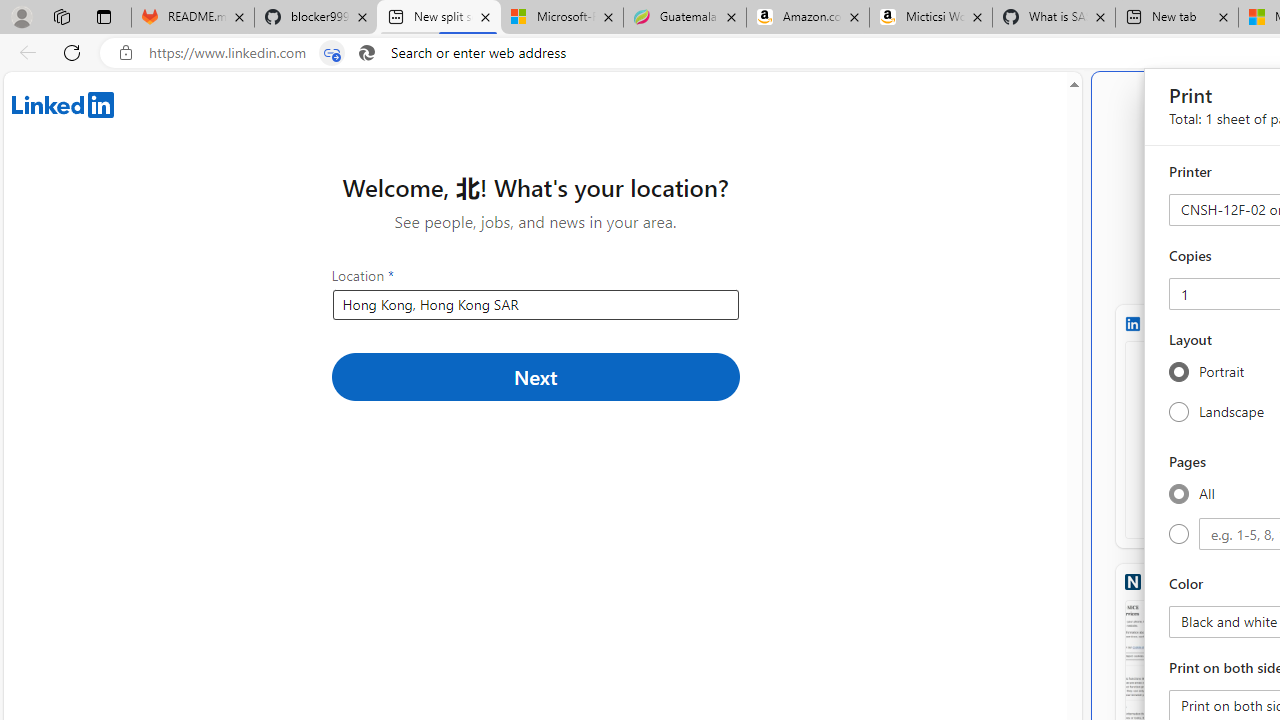 The width and height of the screenshot is (1280, 720). What do you see at coordinates (1178, 410) in the screenshot?
I see `'Landscape'` at bounding box center [1178, 410].